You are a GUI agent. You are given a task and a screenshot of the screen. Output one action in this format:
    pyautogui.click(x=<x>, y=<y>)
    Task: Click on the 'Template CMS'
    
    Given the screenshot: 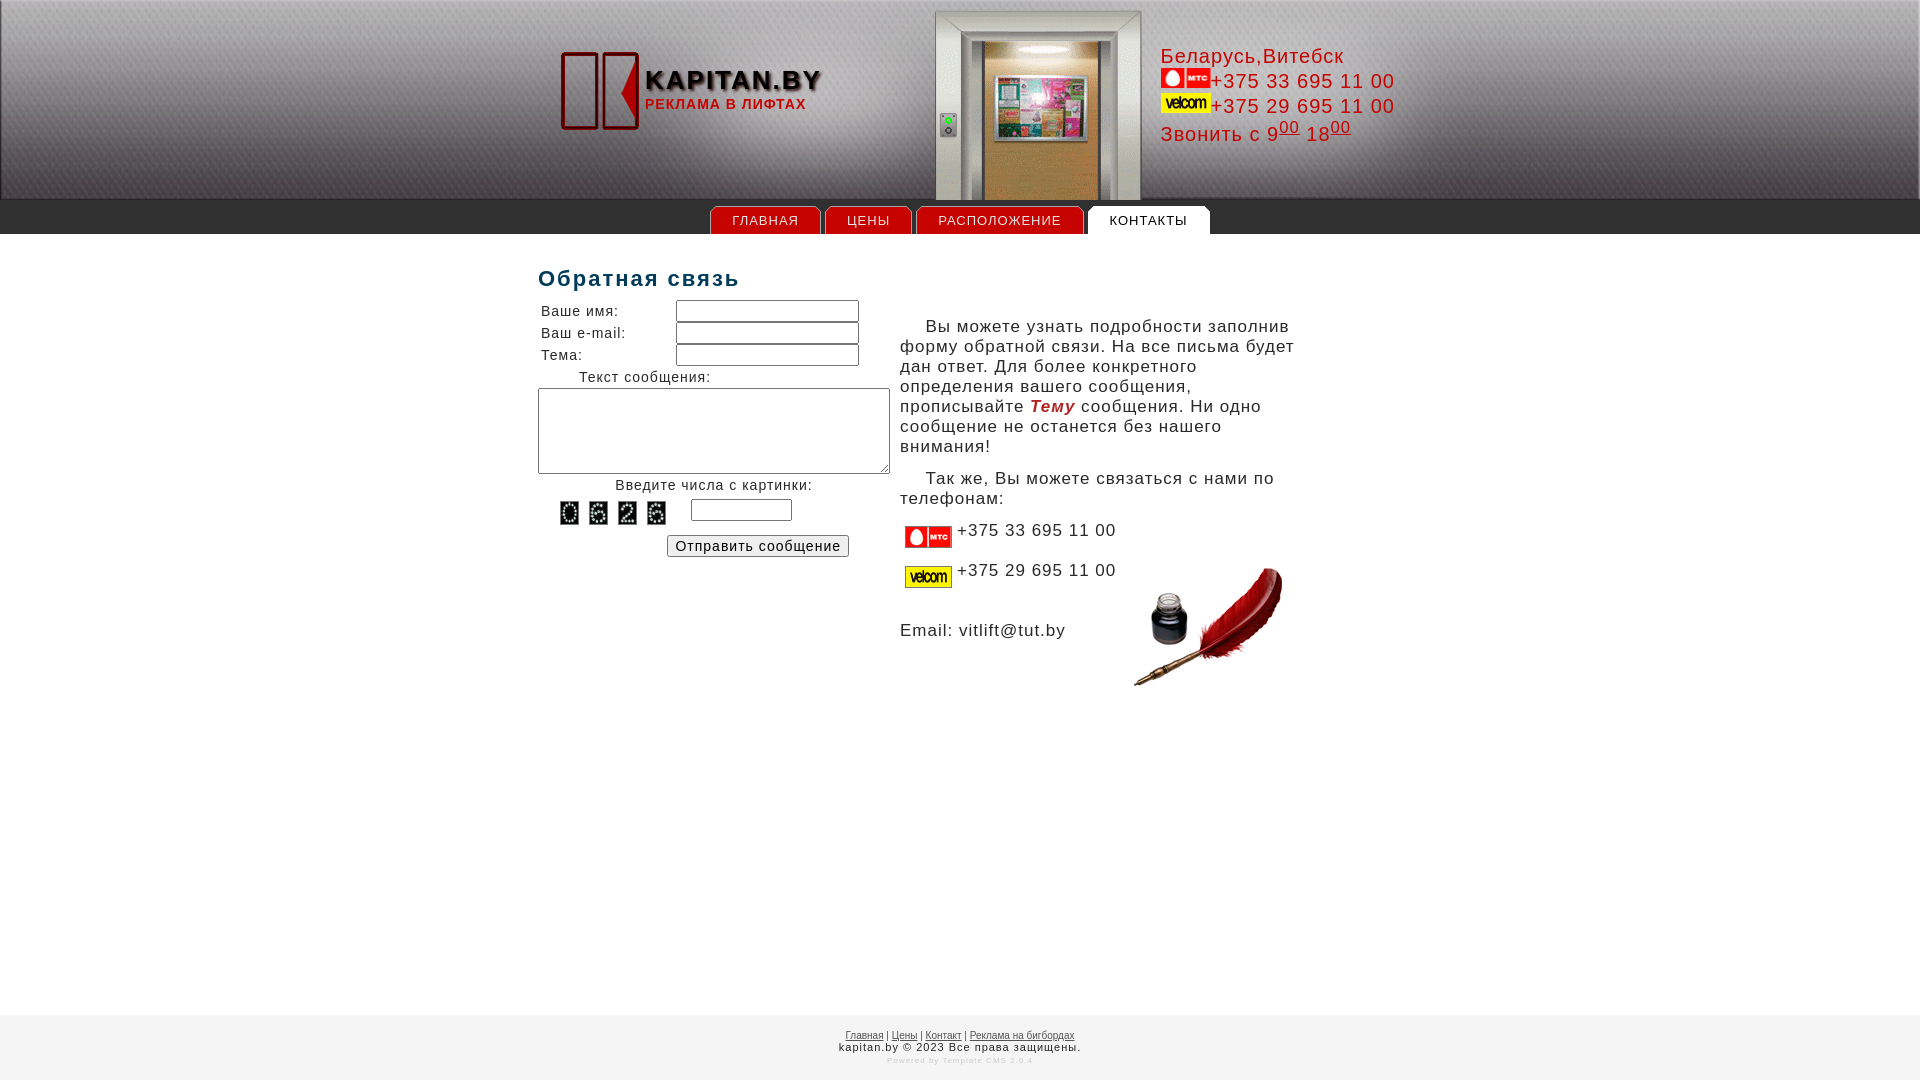 What is the action you would take?
    pyautogui.click(x=974, y=1059)
    